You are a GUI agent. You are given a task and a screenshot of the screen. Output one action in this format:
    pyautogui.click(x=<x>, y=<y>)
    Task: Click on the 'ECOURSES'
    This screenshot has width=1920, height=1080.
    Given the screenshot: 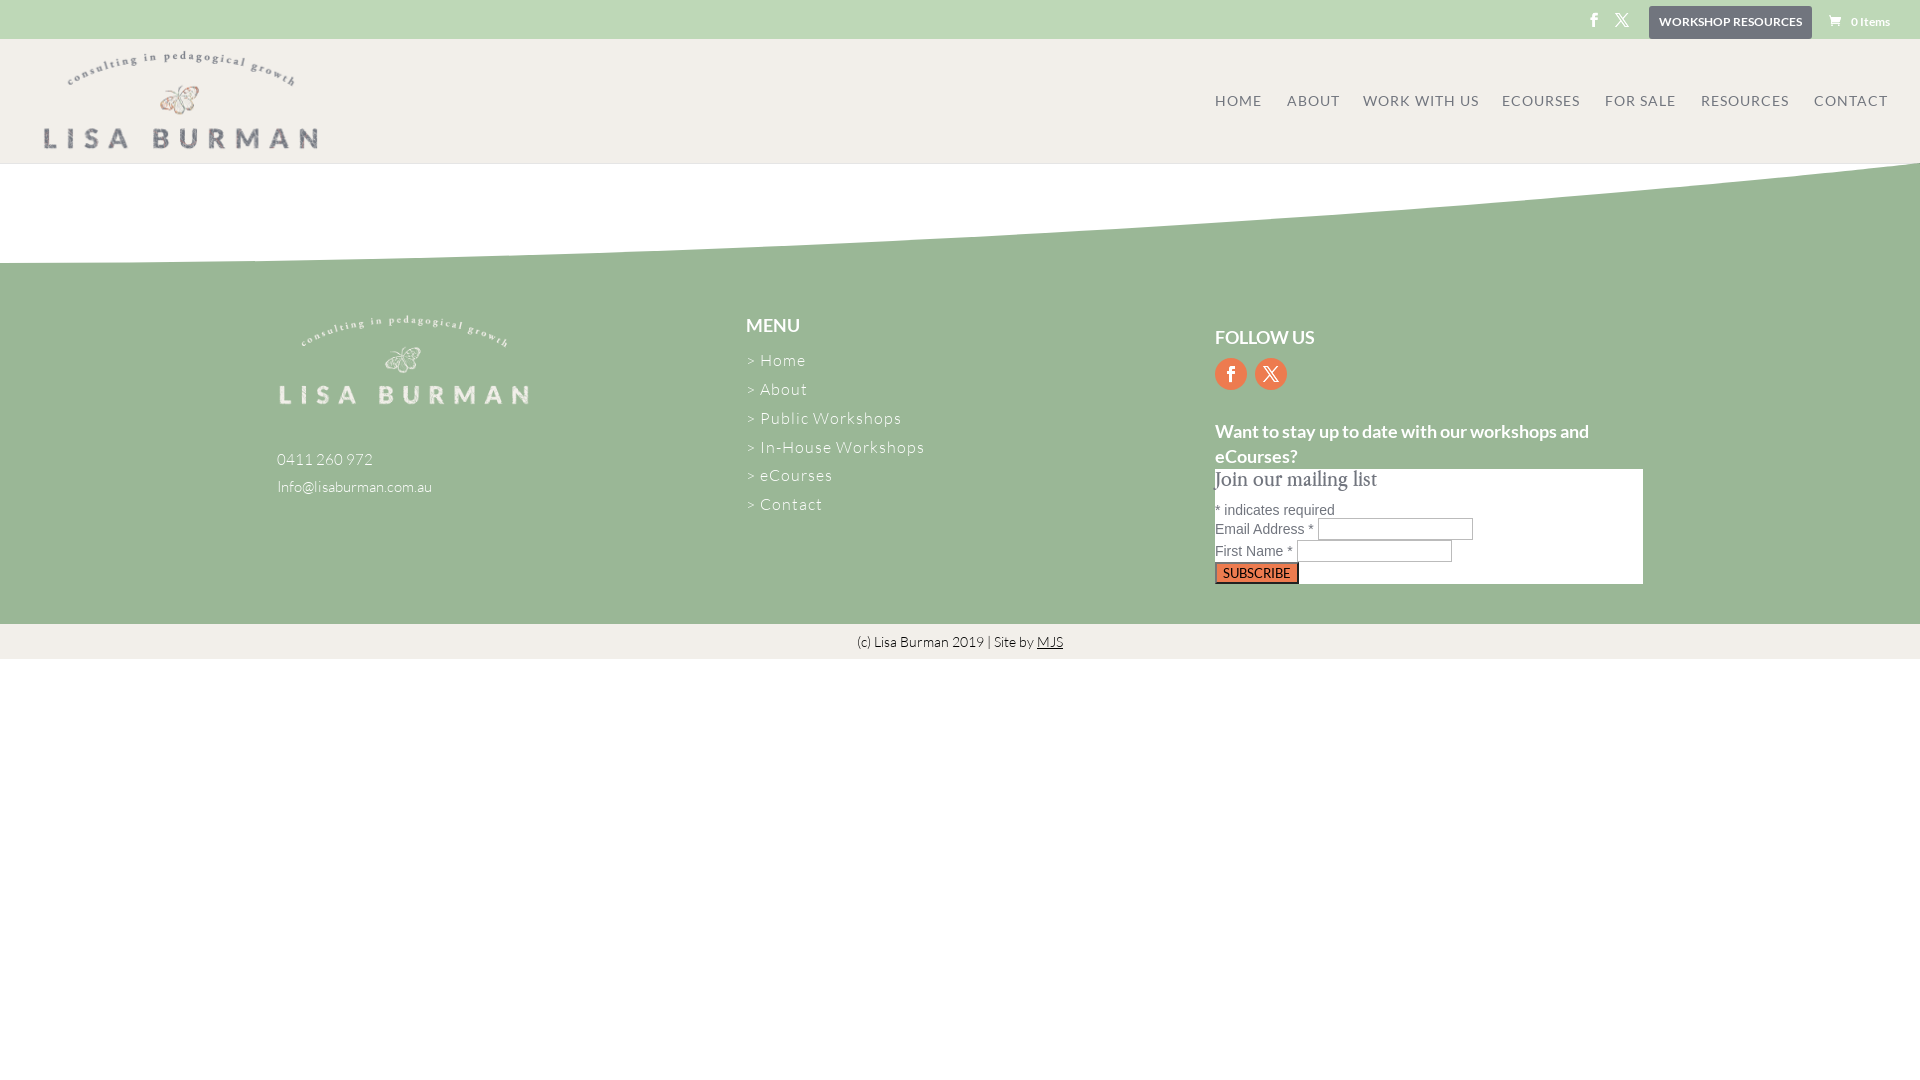 What is the action you would take?
    pyautogui.click(x=1539, y=128)
    